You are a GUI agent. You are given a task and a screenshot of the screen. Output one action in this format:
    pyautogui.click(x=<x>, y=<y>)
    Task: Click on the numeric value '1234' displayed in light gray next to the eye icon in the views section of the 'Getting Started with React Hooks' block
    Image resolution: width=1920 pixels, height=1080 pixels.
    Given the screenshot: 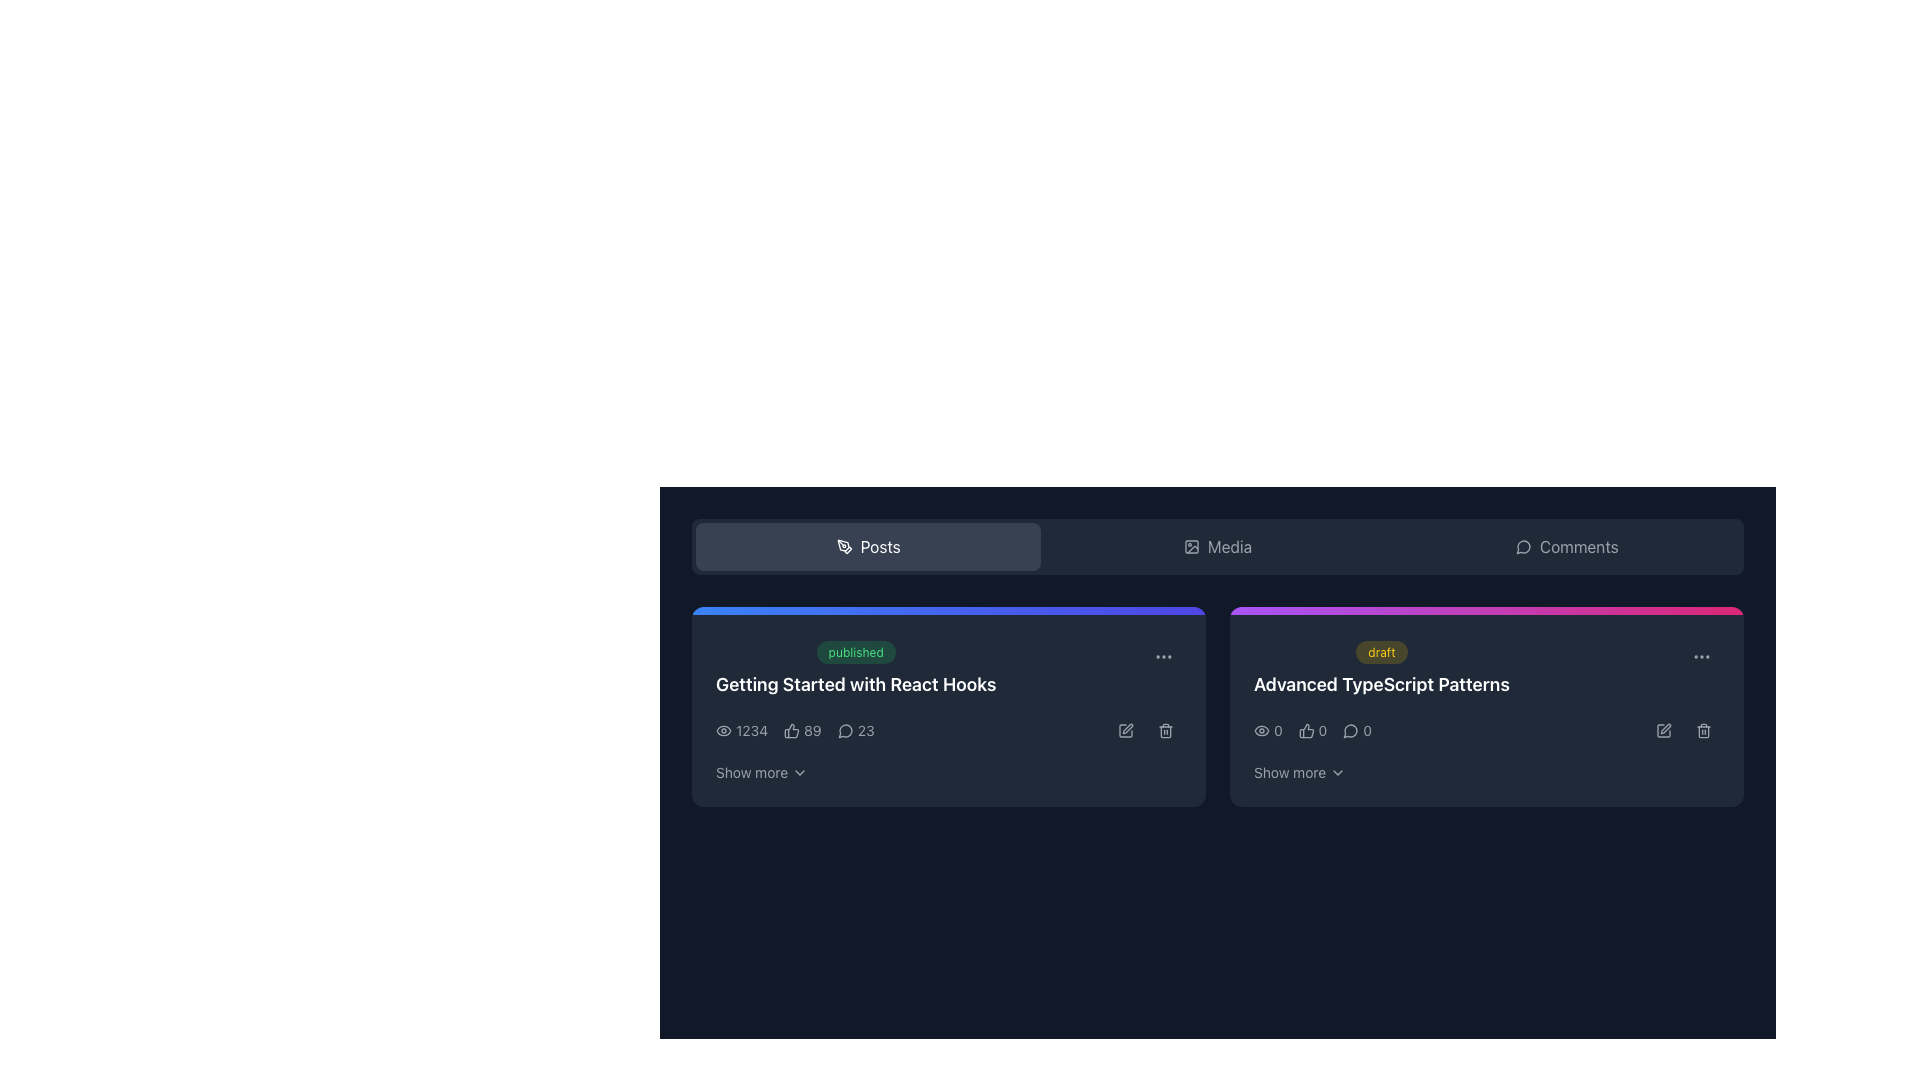 What is the action you would take?
    pyautogui.click(x=741, y=731)
    